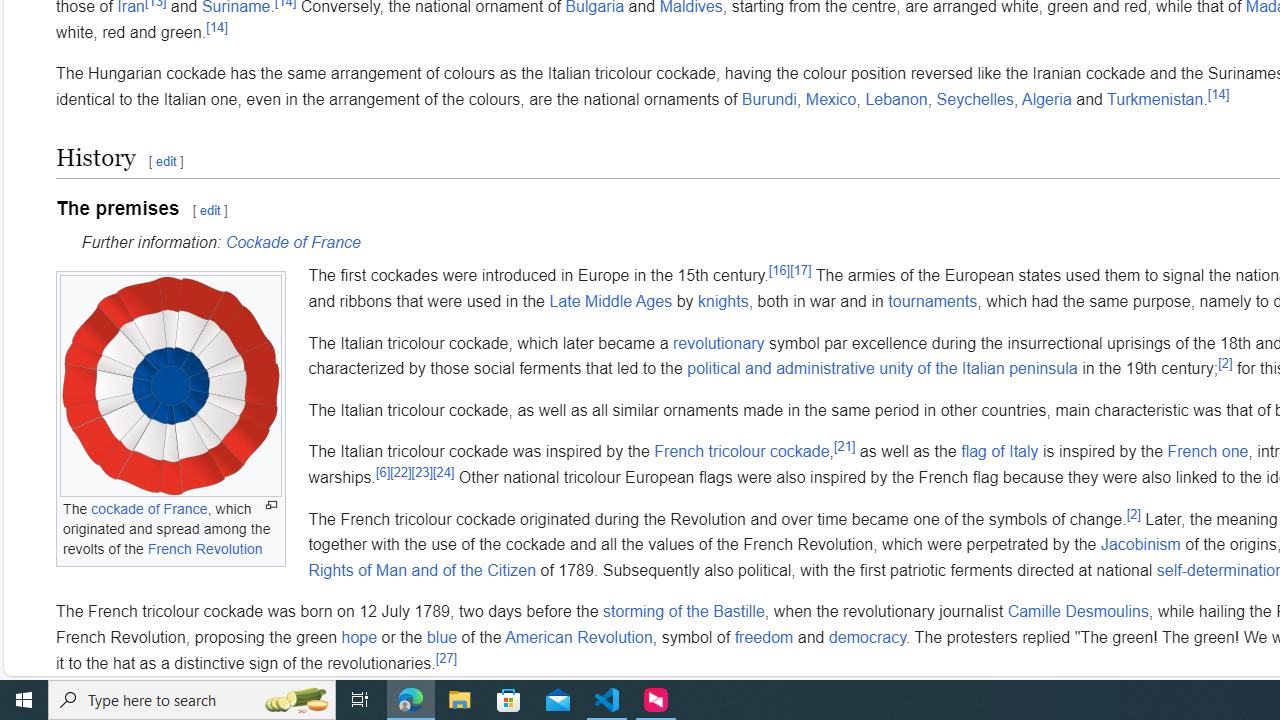 The width and height of the screenshot is (1280, 720). I want to click on 'French Revolution', so click(204, 548).